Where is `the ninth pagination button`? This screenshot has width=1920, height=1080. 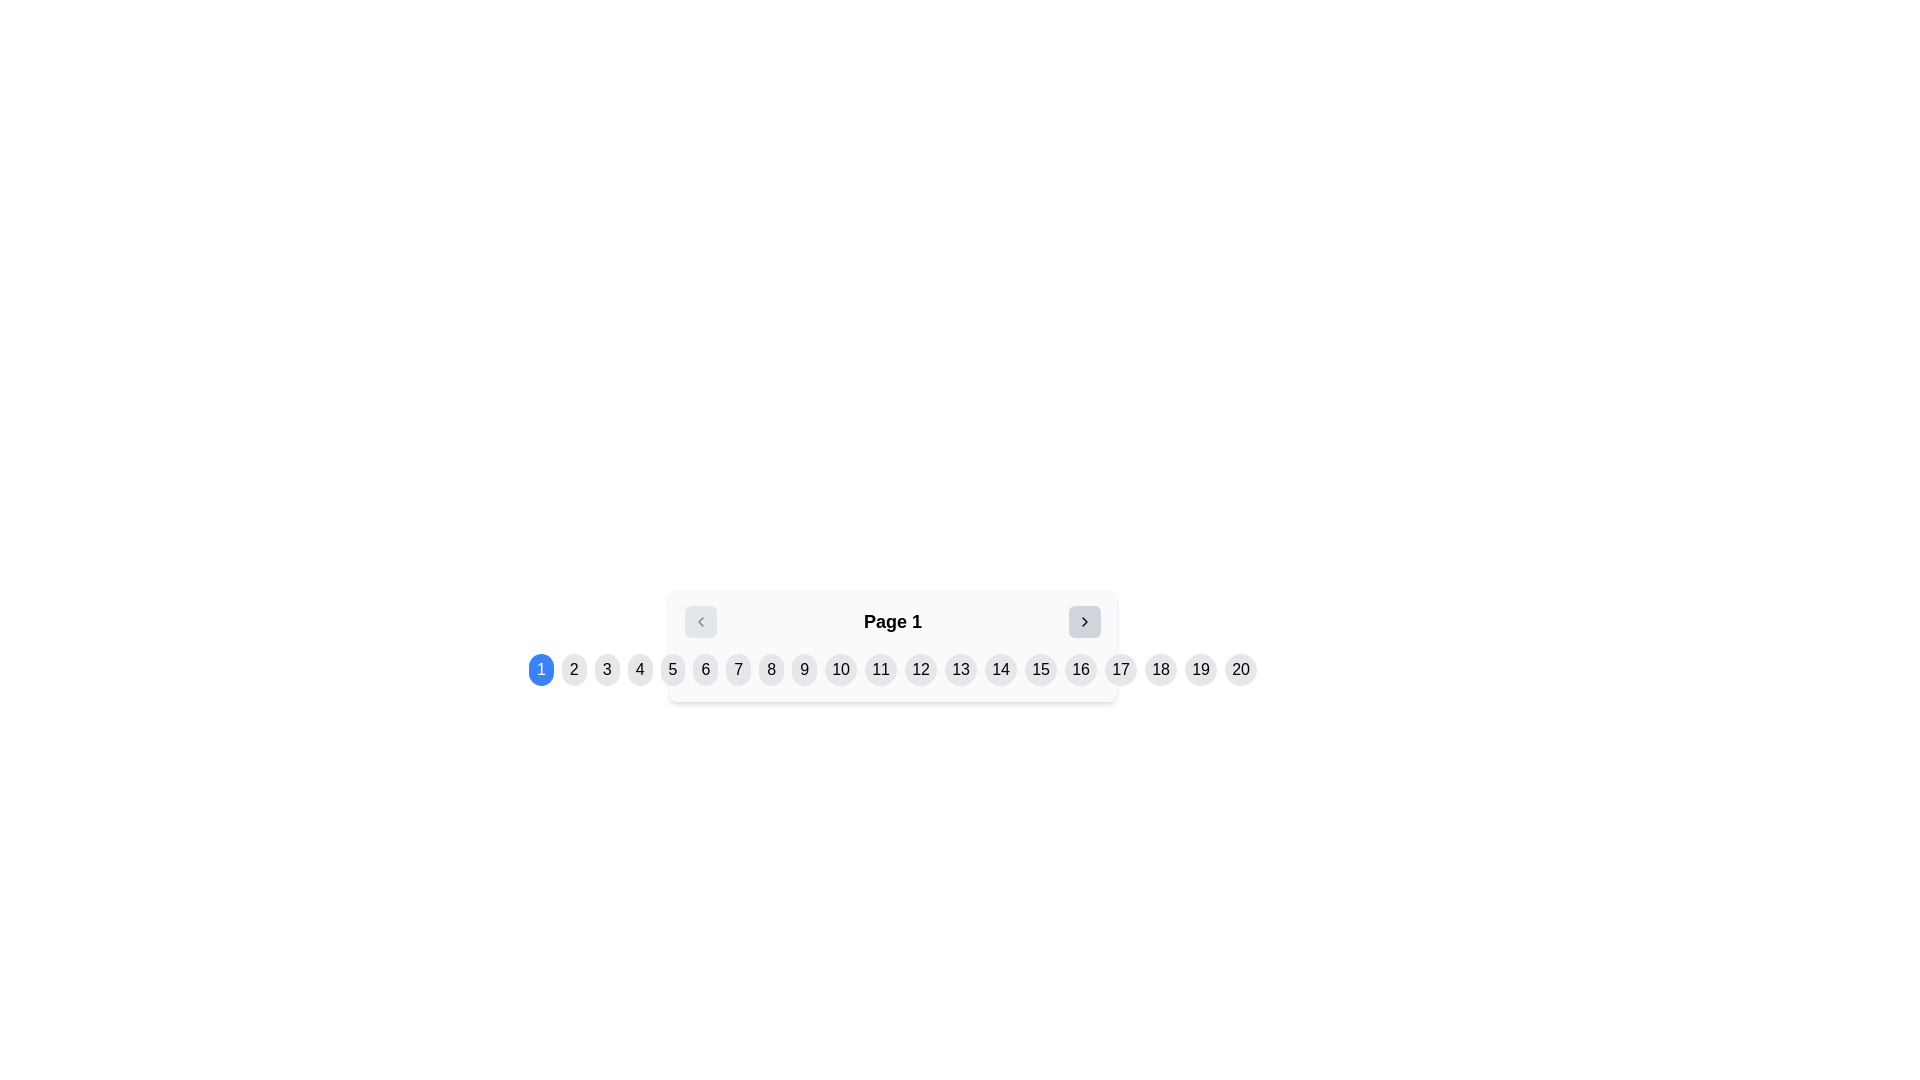
the ninth pagination button is located at coordinates (804, 670).